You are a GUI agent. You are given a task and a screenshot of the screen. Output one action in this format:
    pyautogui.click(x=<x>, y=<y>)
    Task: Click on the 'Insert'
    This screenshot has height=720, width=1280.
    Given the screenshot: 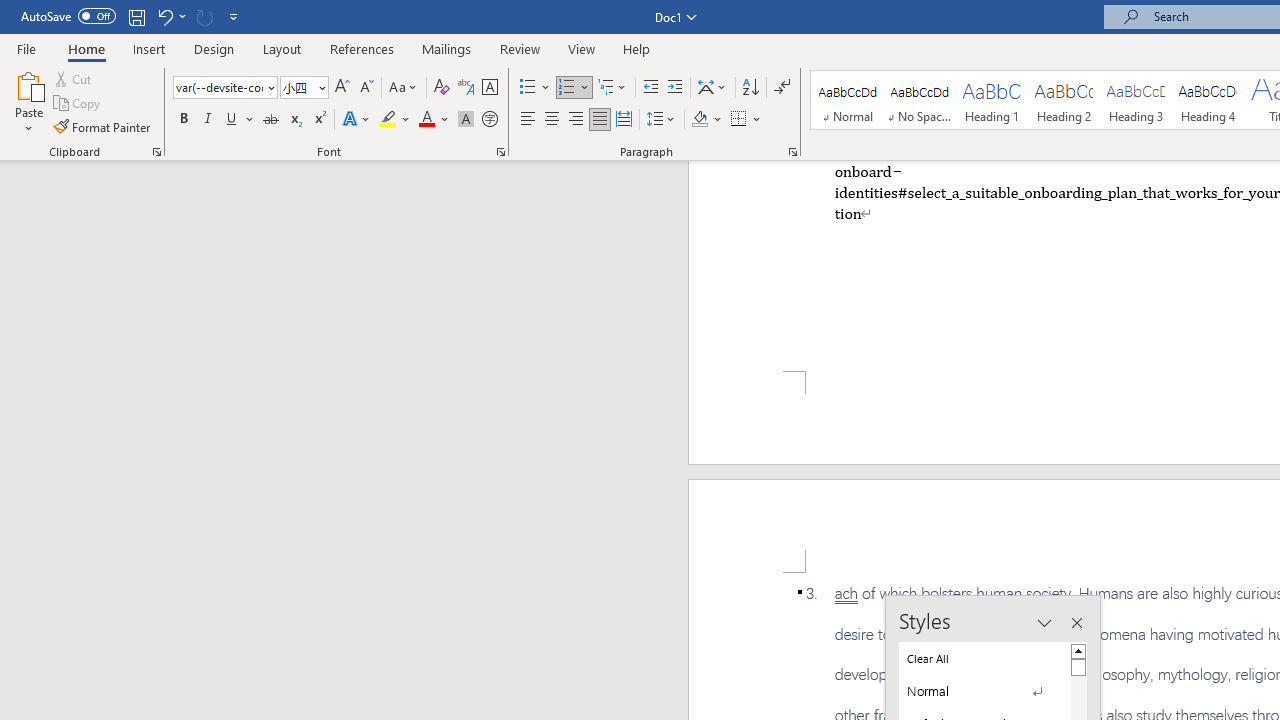 What is the action you would take?
    pyautogui.click(x=148, y=48)
    